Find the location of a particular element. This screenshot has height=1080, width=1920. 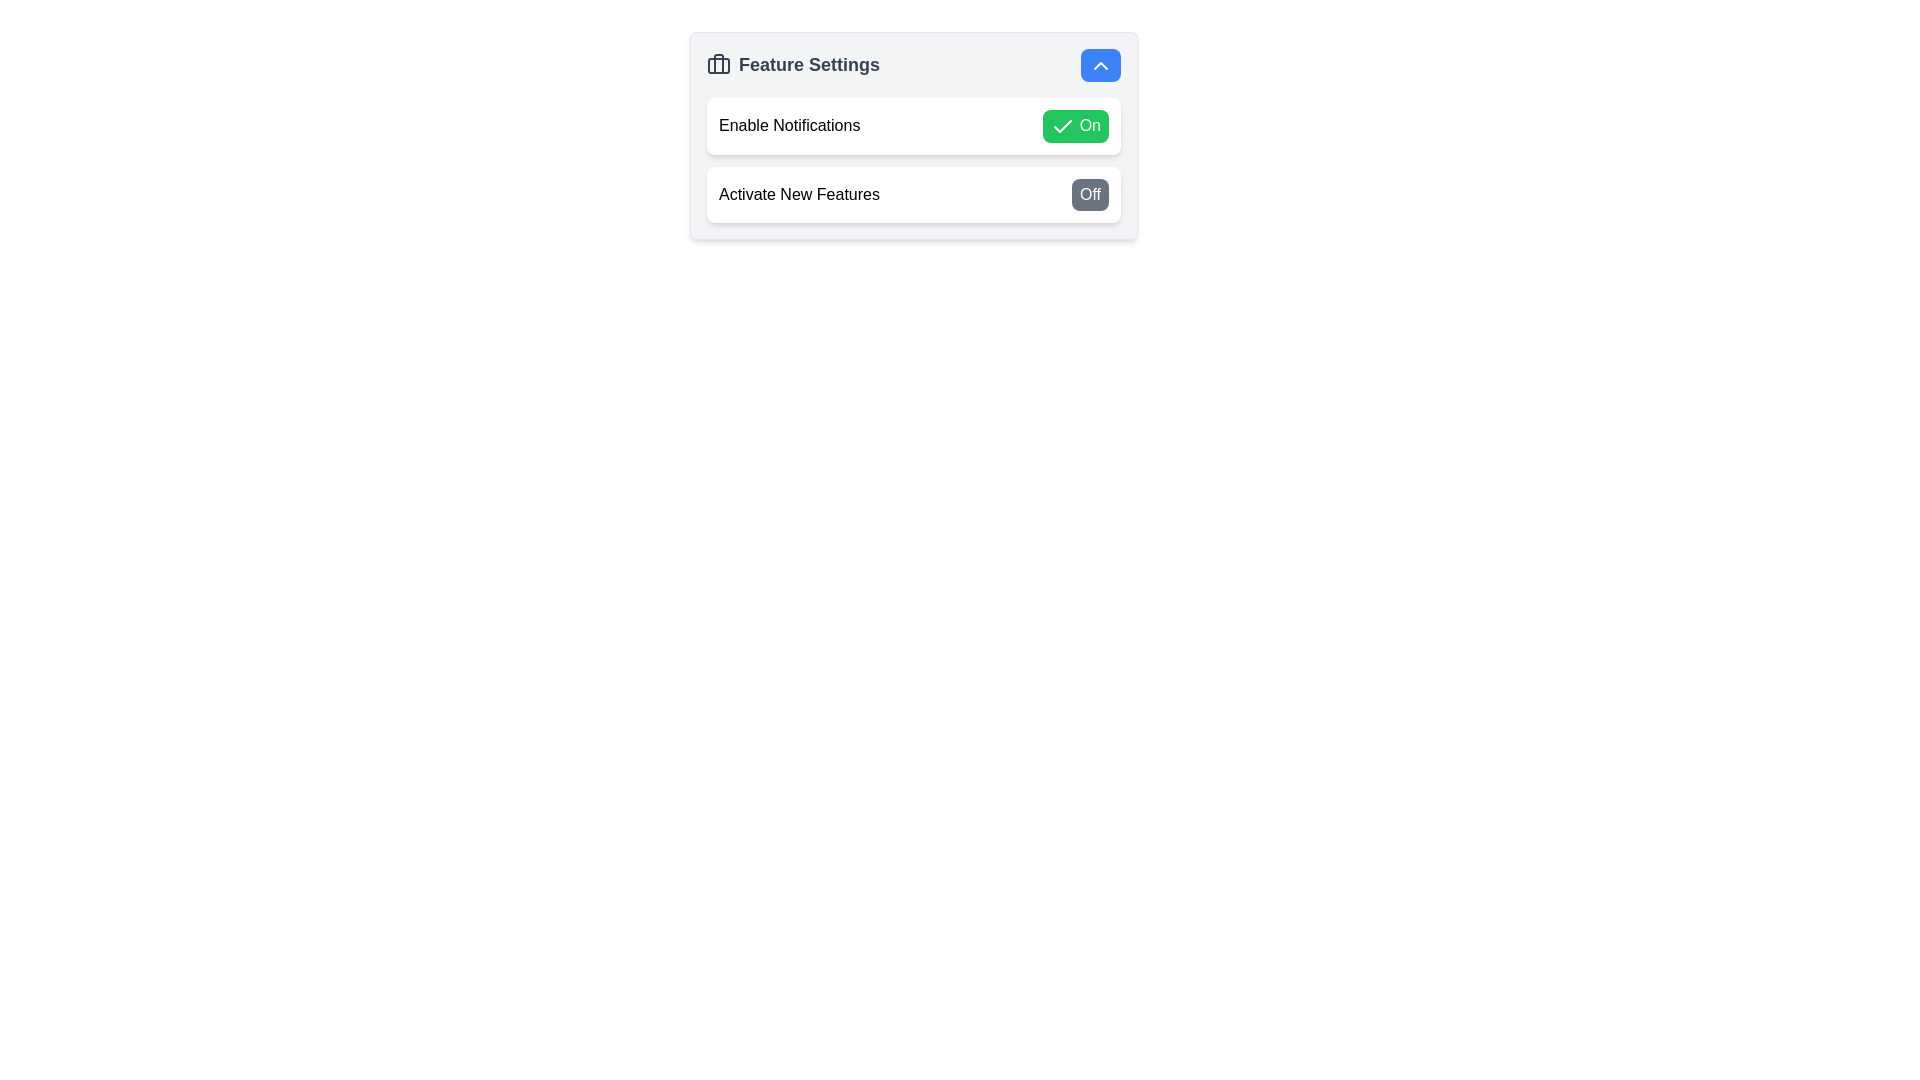

the button located at the top-right corner of the 'Feature Settings' section is located at coordinates (1099, 64).